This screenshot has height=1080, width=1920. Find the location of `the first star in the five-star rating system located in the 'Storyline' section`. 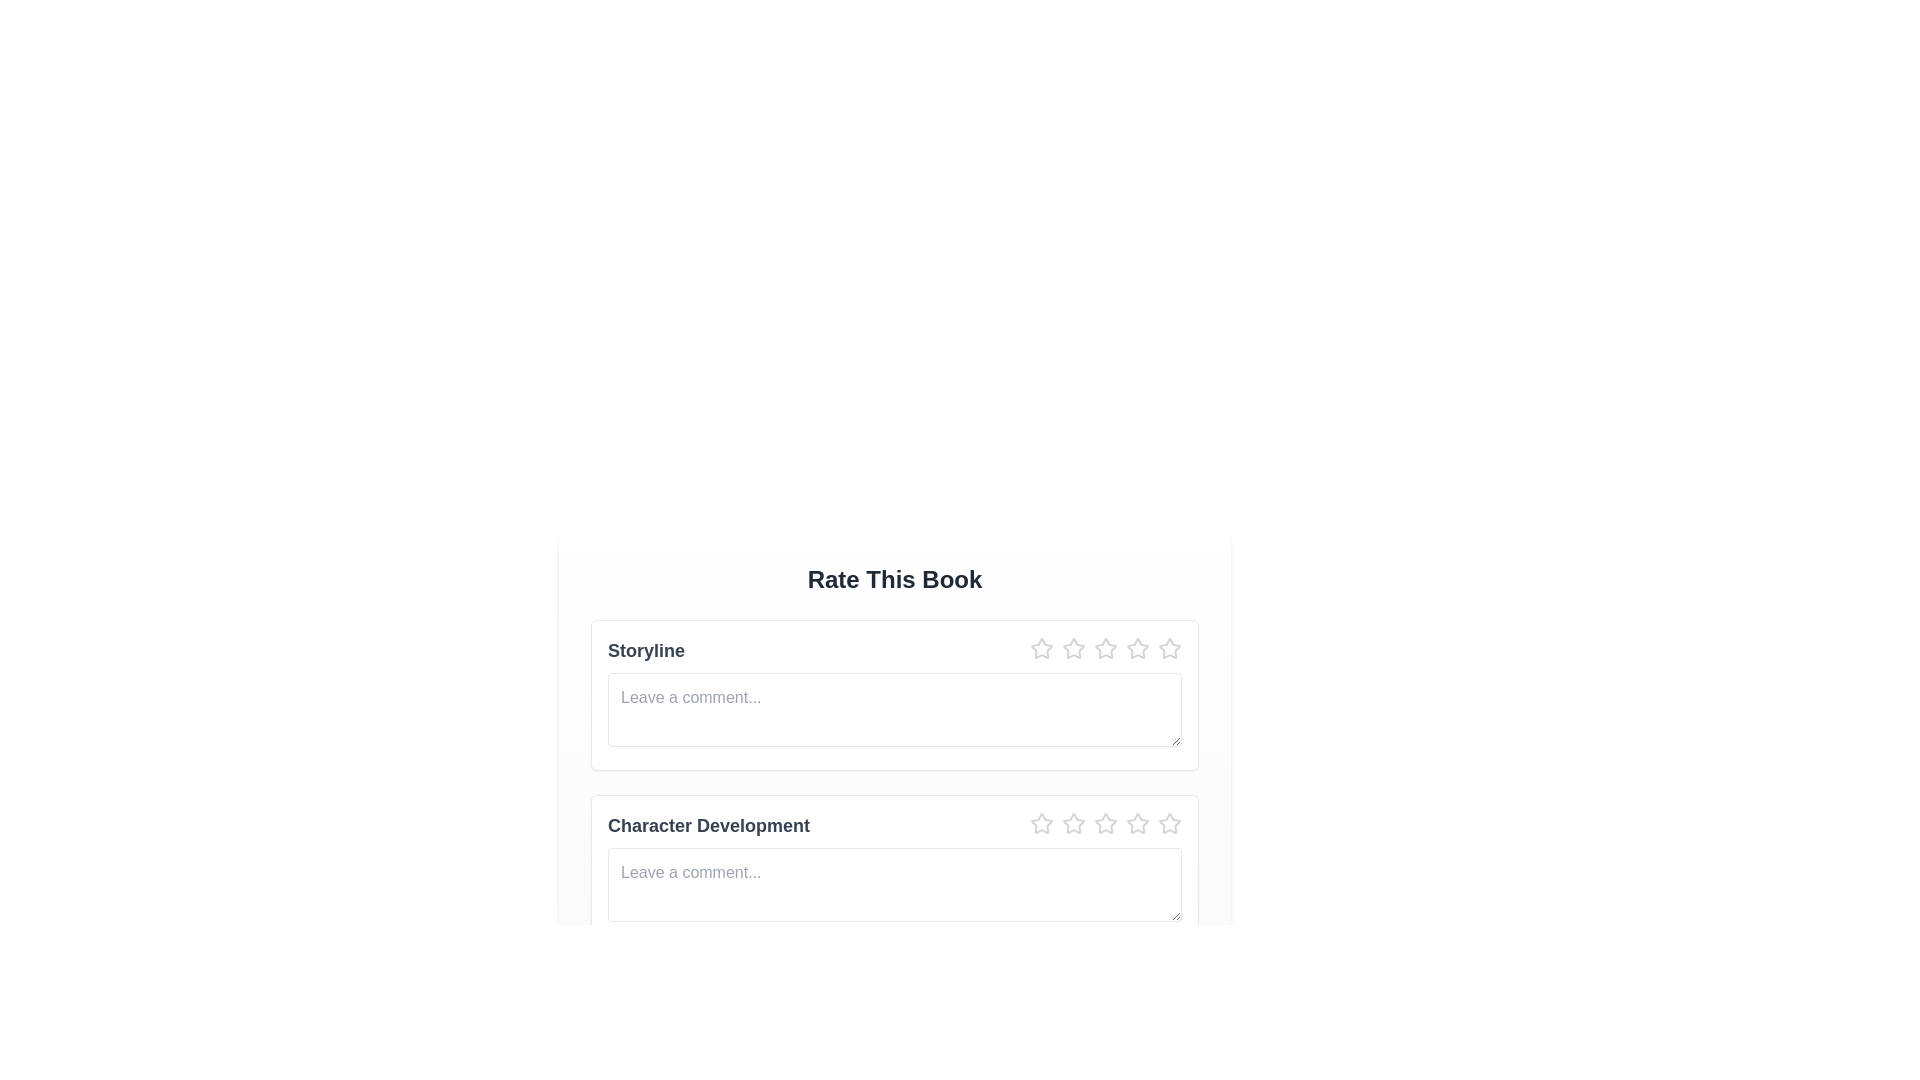

the first star in the five-star rating system located in the 'Storyline' section is located at coordinates (1040, 648).